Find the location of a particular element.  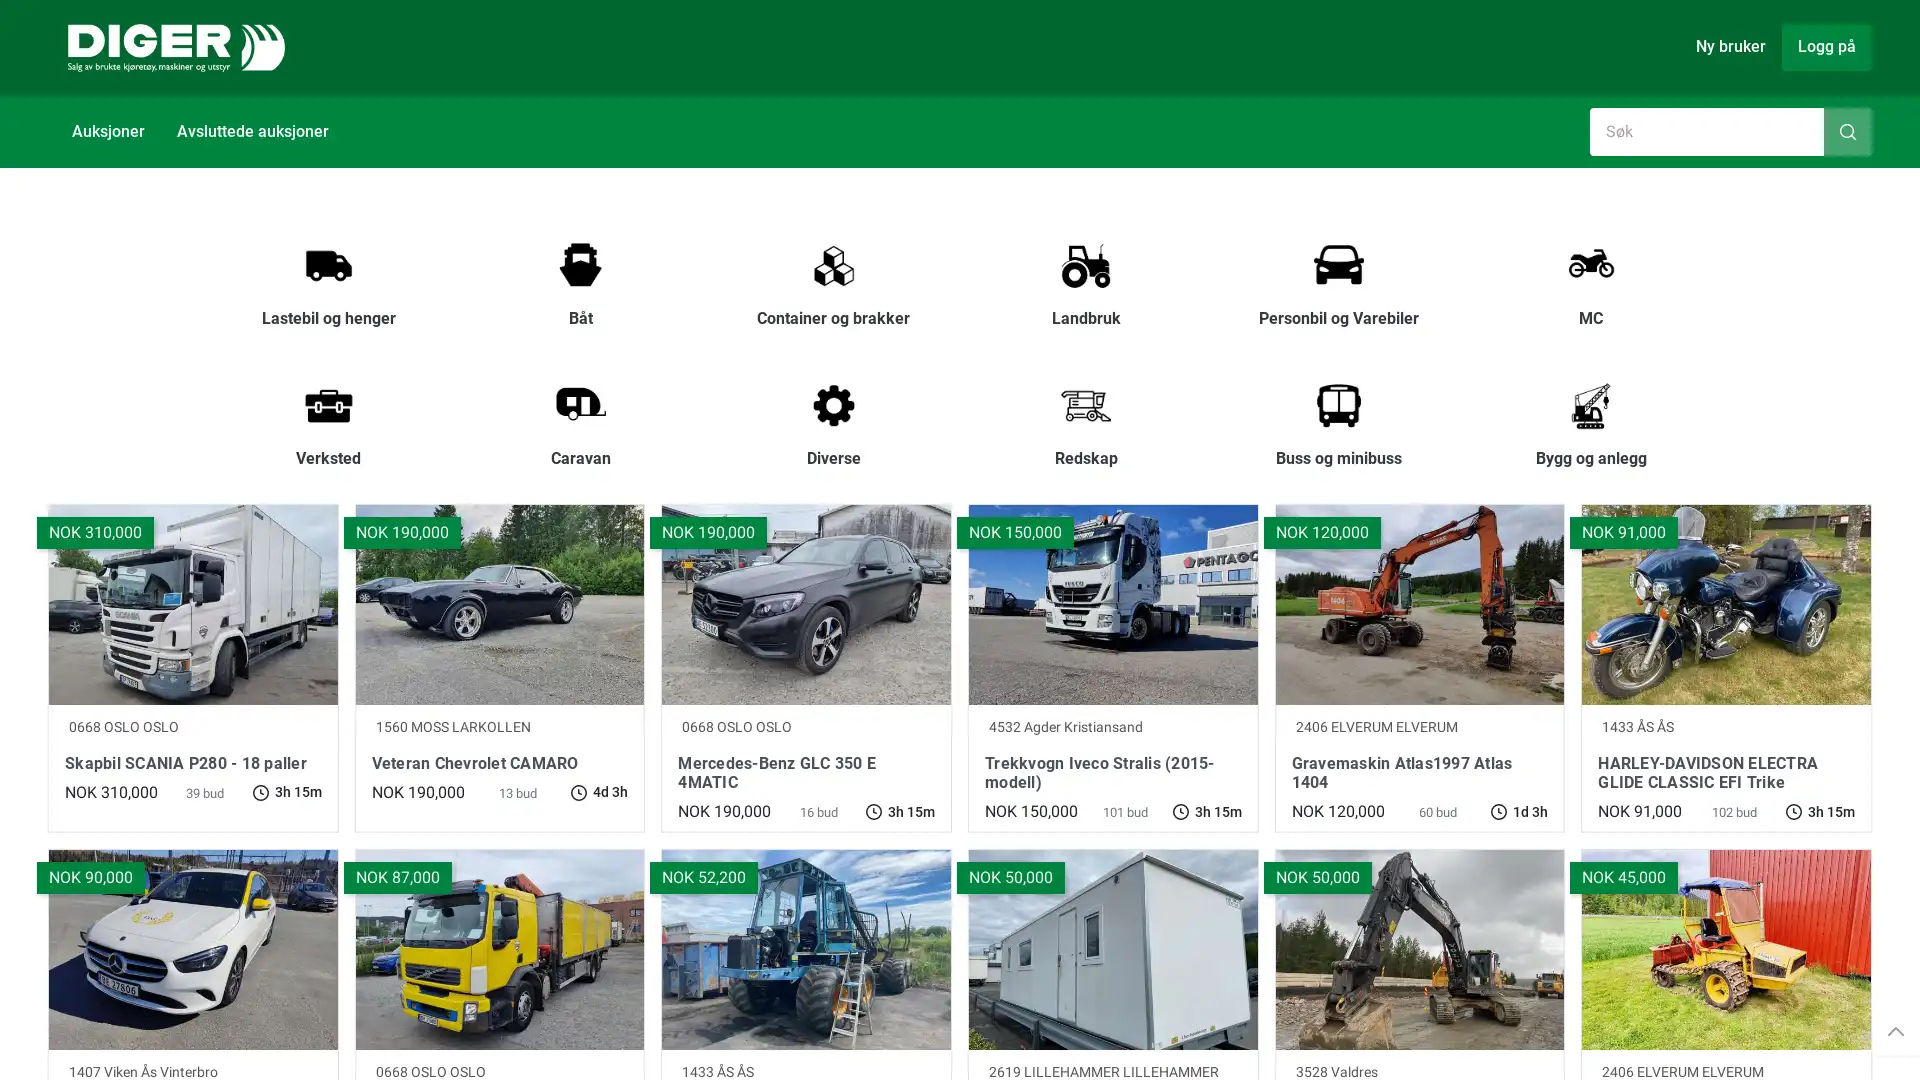

Auksjoner is located at coordinates (107, 131).